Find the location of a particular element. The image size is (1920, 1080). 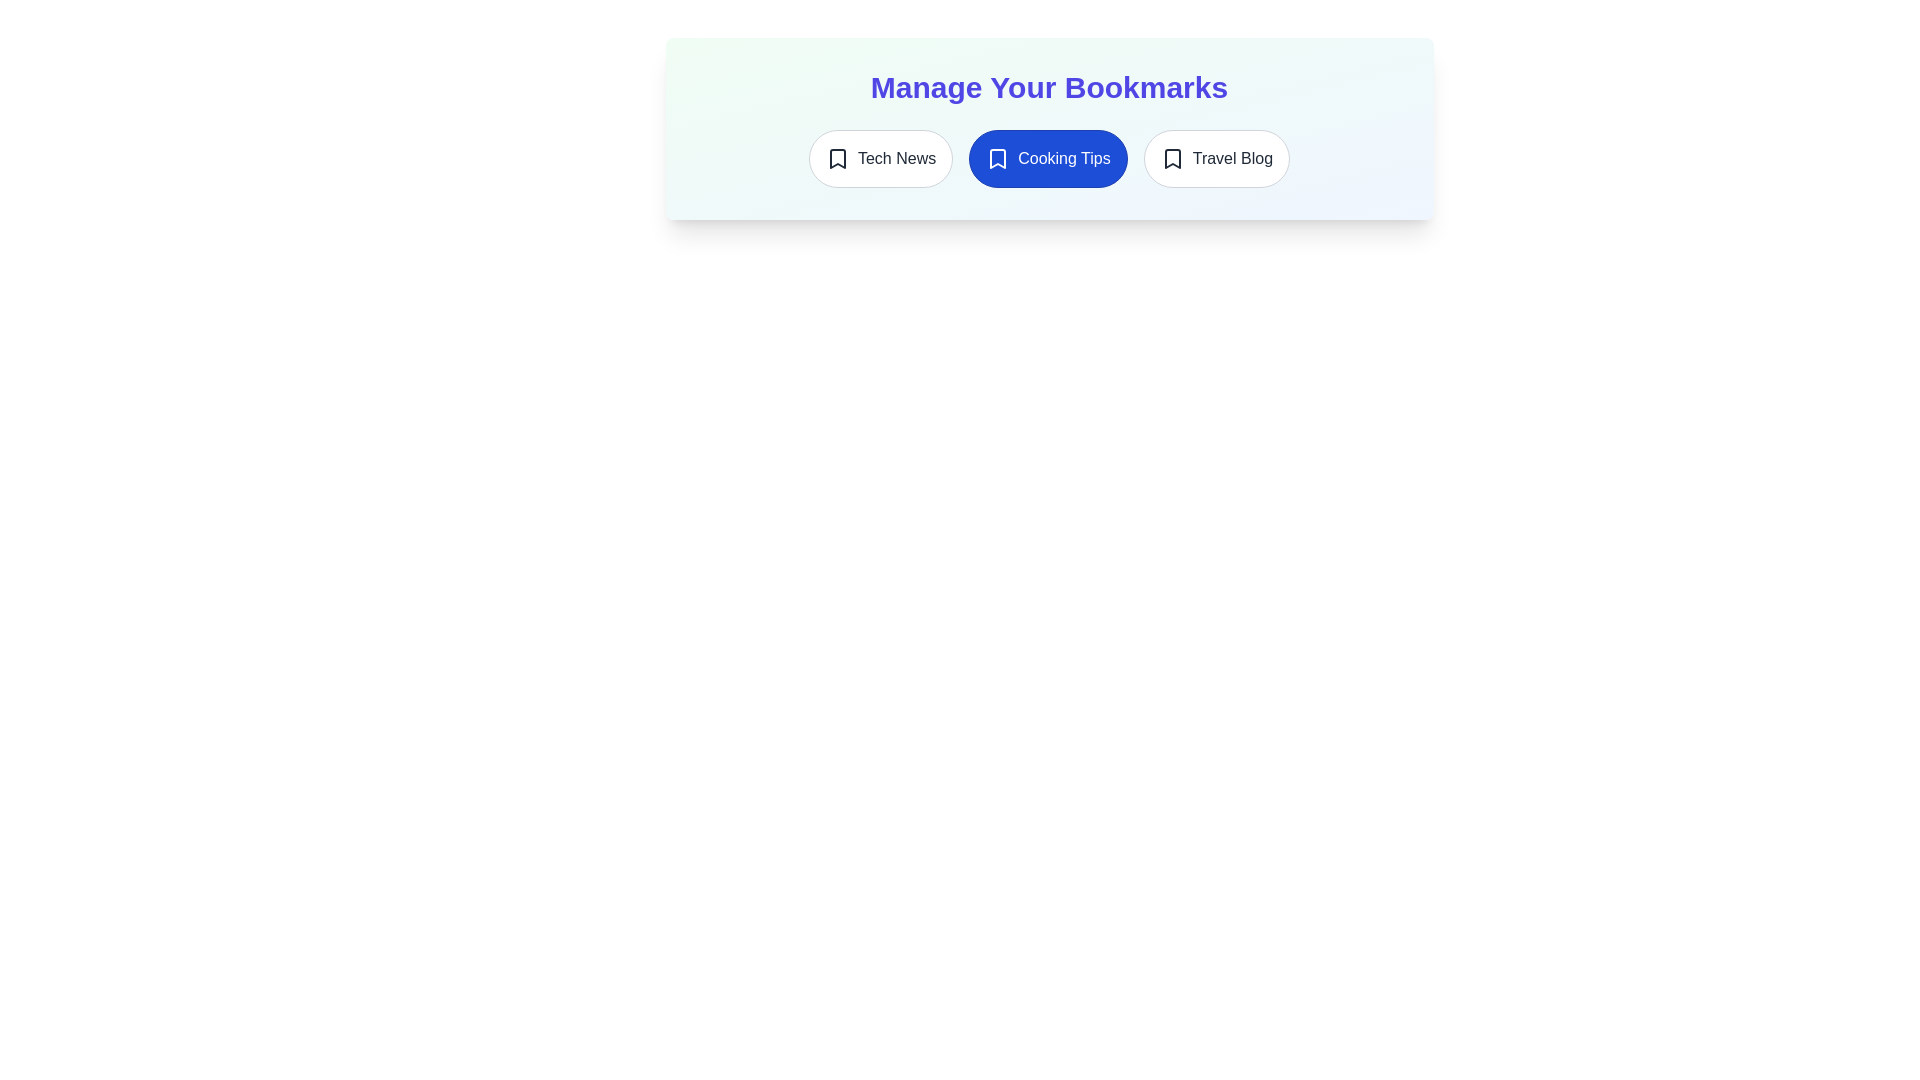

the bookmark Travel Blog is located at coordinates (1215, 157).